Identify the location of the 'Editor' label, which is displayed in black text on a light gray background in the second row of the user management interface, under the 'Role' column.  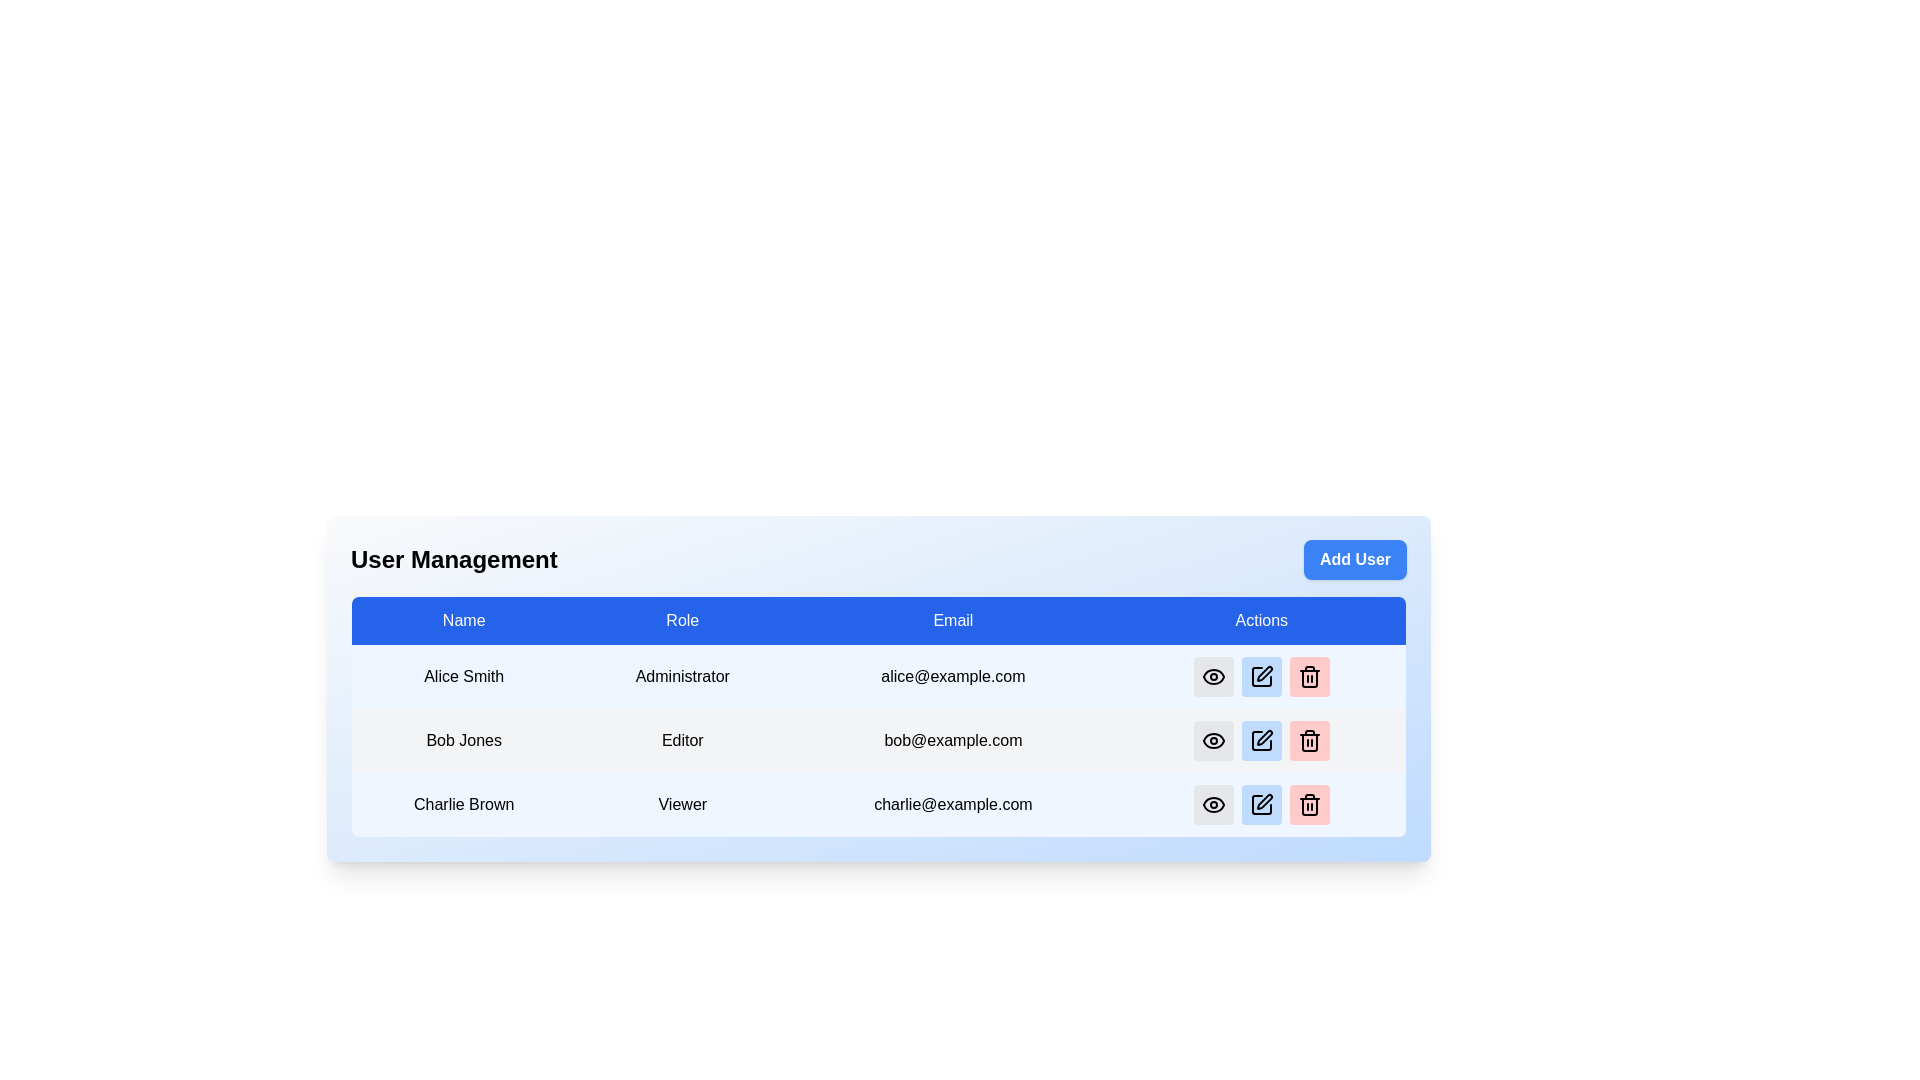
(682, 740).